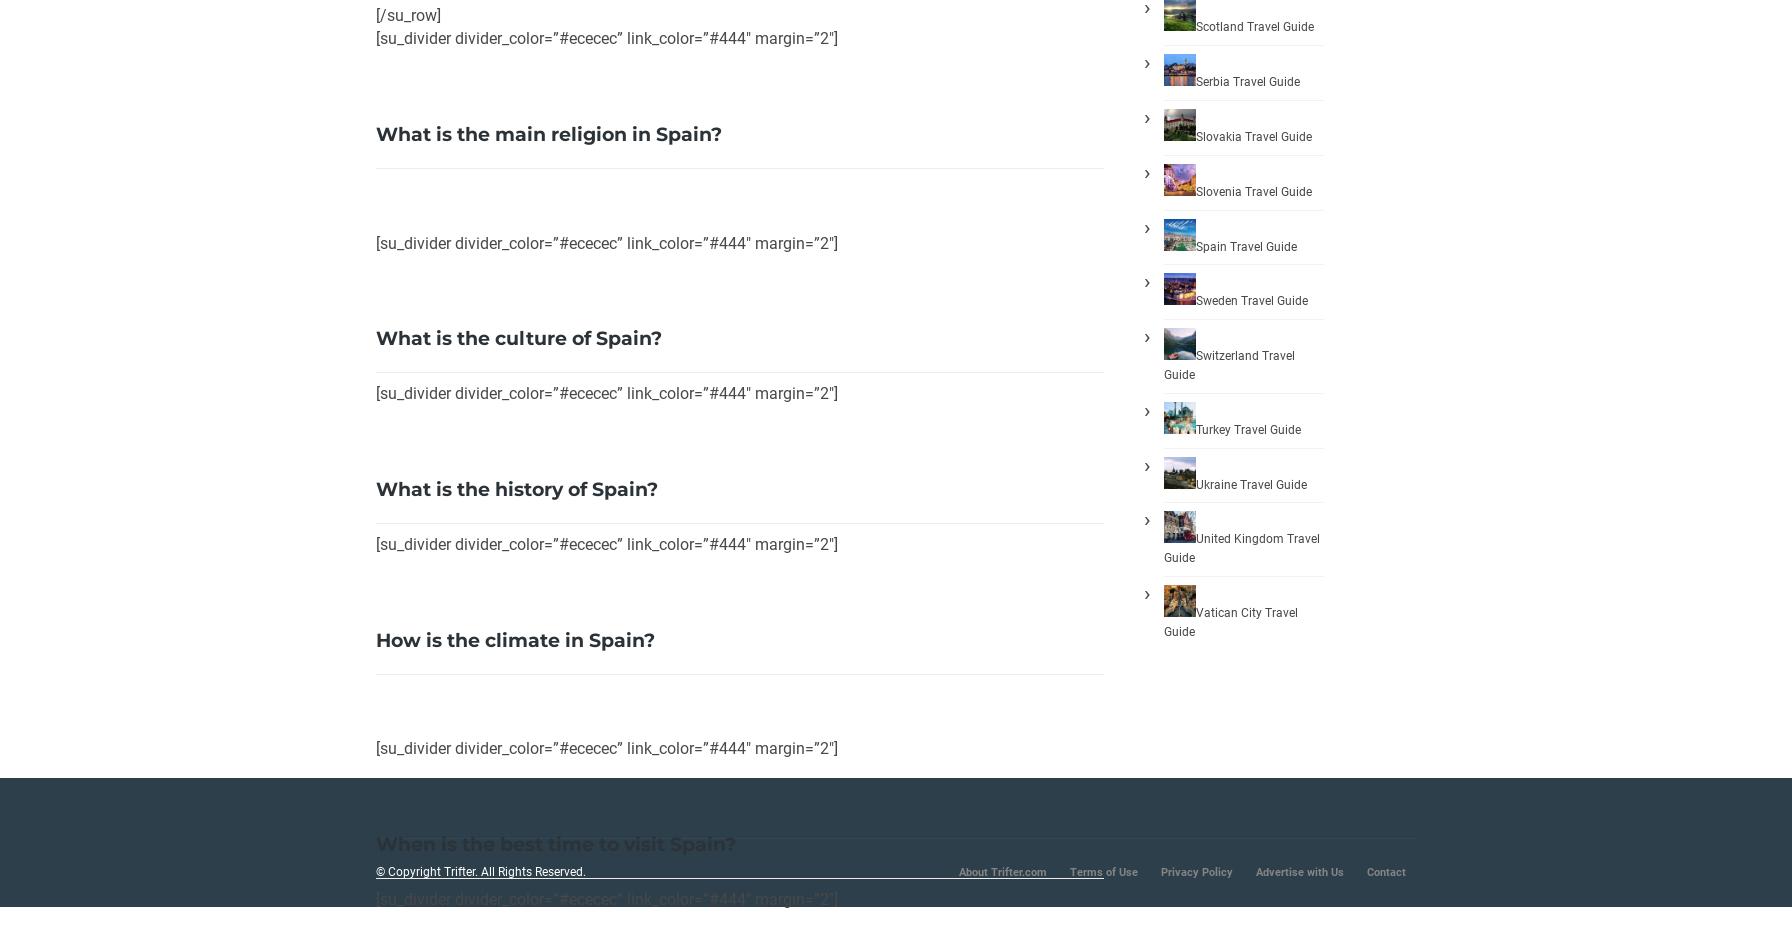 The height and width of the screenshot is (951, 1792). I want to click on 'Ukraine Travel Guide', so click(1251, 482).